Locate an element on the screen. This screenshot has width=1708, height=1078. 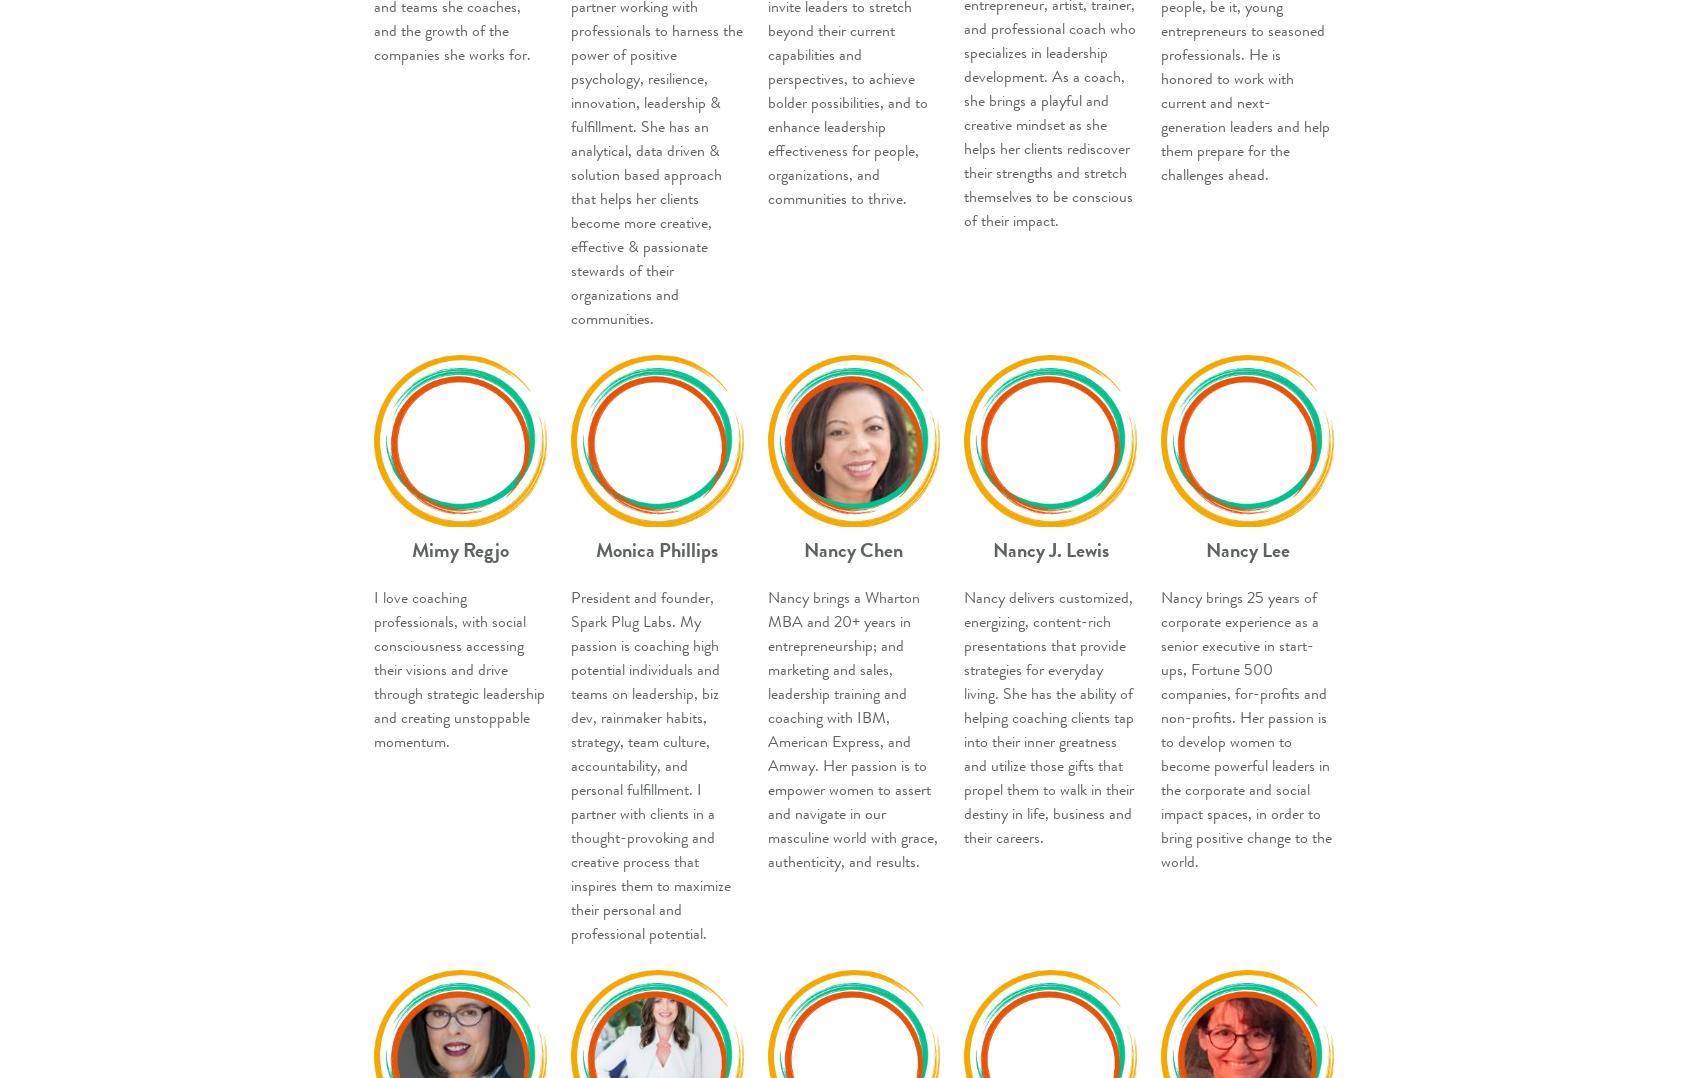
'I love coaching professionals, with social consciousness accessing their visions and drive through strategic leadership and creating unstoppable momentum.' is located at coordinates (459, 669).